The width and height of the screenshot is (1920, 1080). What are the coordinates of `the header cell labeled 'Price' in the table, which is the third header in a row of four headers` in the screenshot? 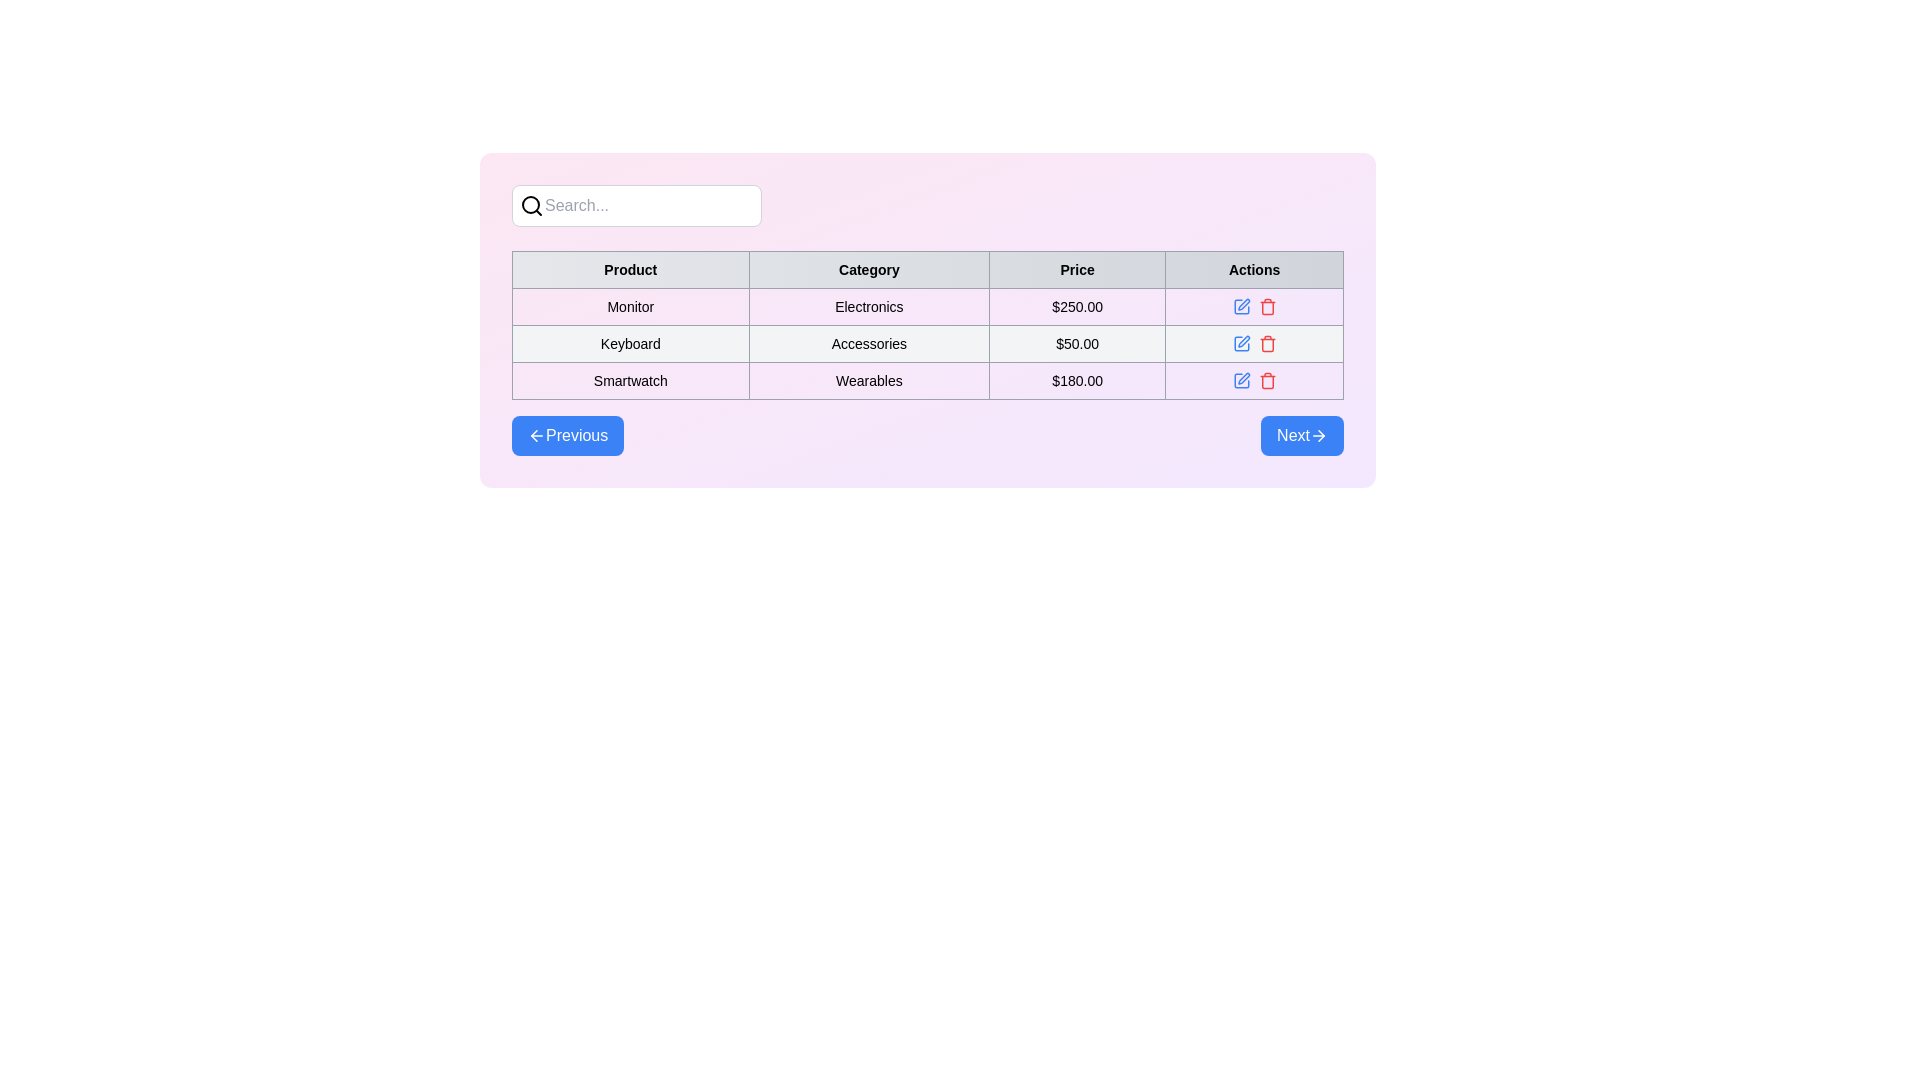 It's located at (1076, 270).